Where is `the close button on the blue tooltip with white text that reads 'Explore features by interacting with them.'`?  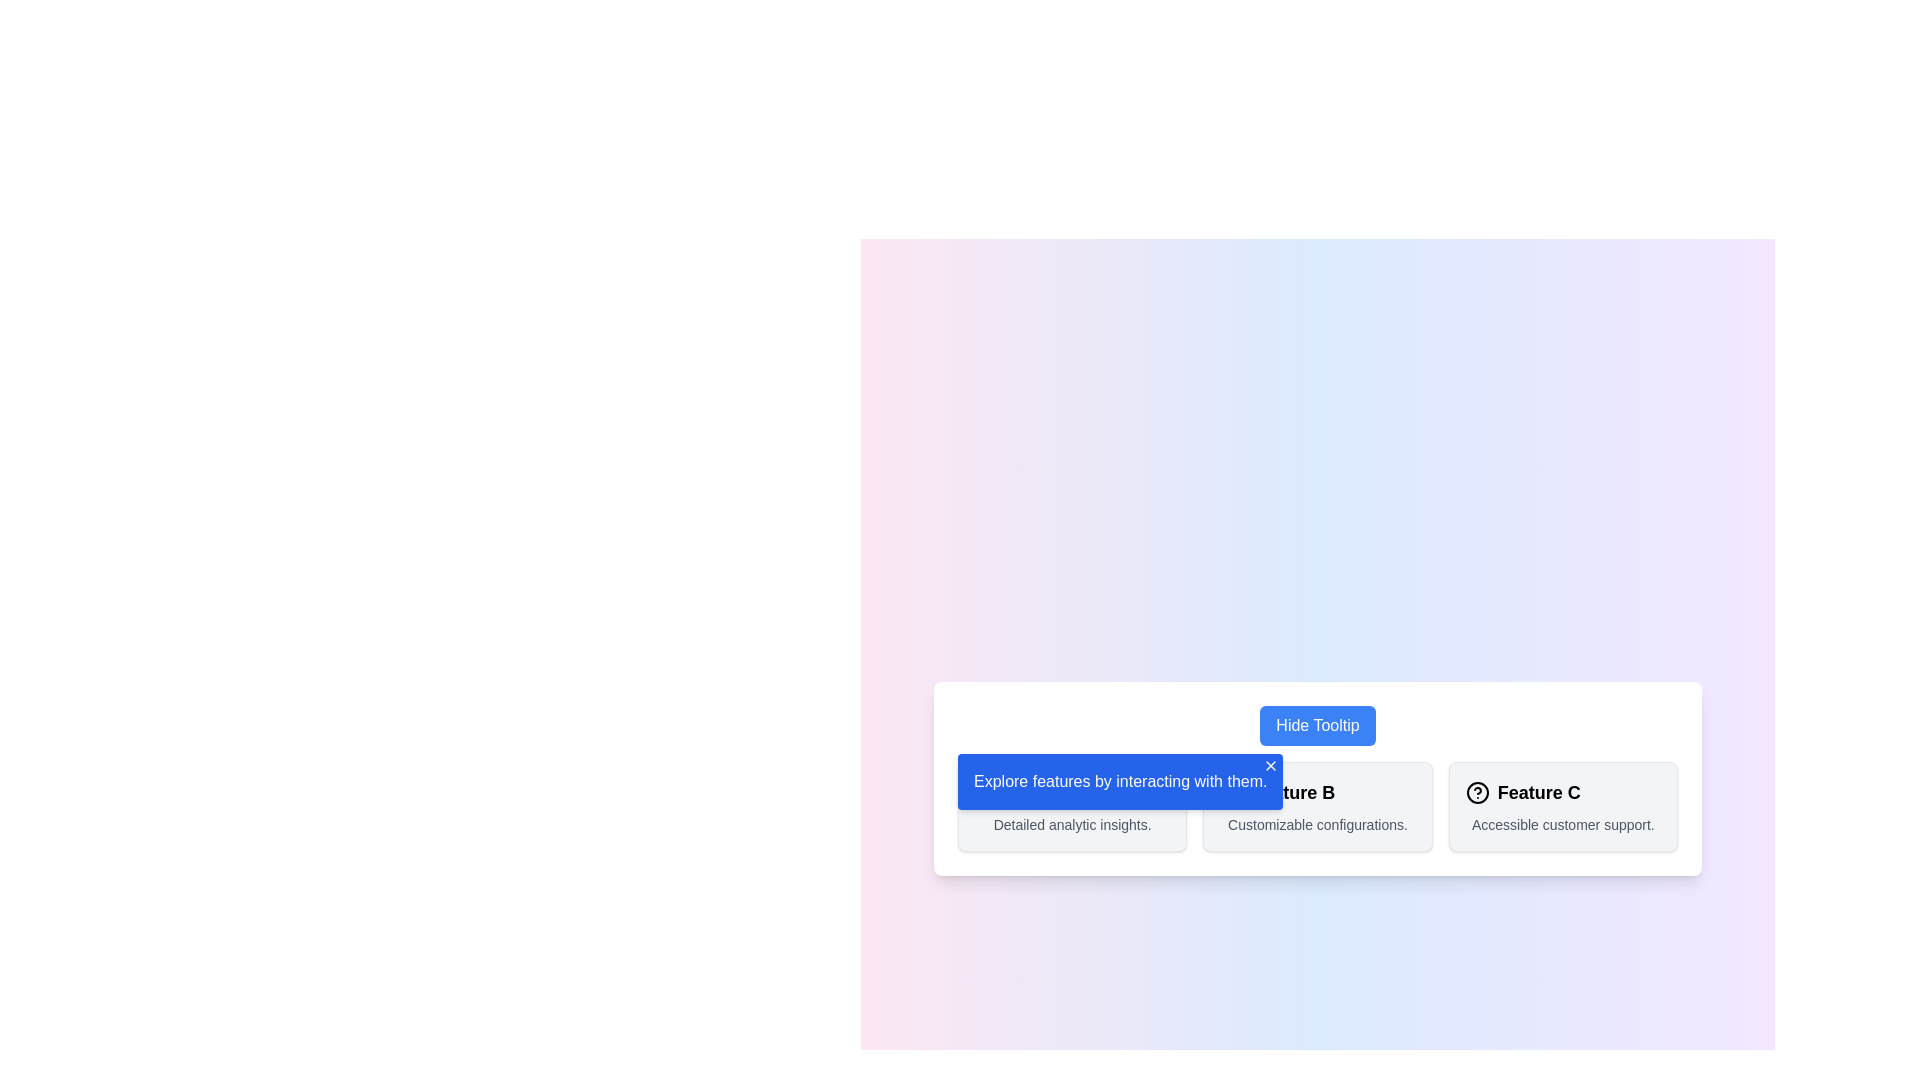 the close button on the blue tooltip with white text that reads 'Explore features by interacting with them.' is located at coordinates (1120, 781).